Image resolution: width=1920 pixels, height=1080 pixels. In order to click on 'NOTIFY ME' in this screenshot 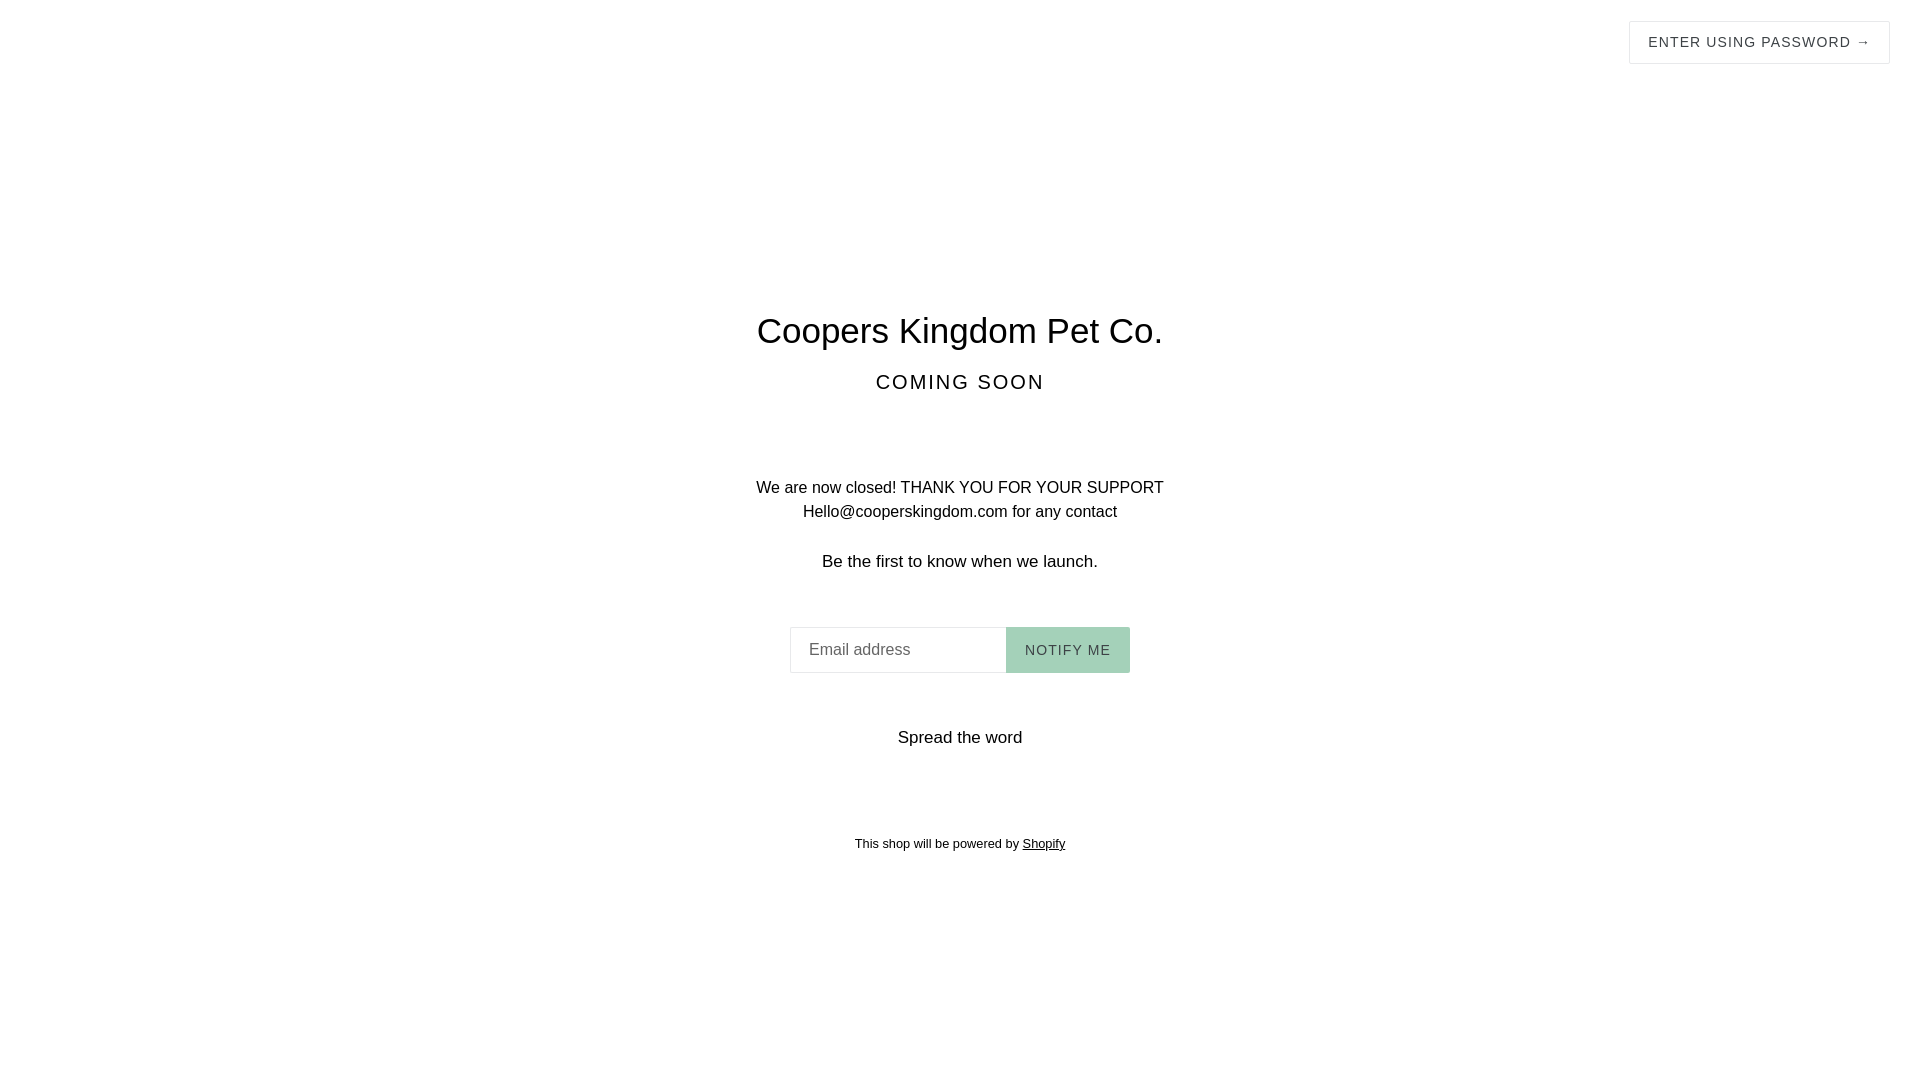, I will do `click(1066, 650)`.